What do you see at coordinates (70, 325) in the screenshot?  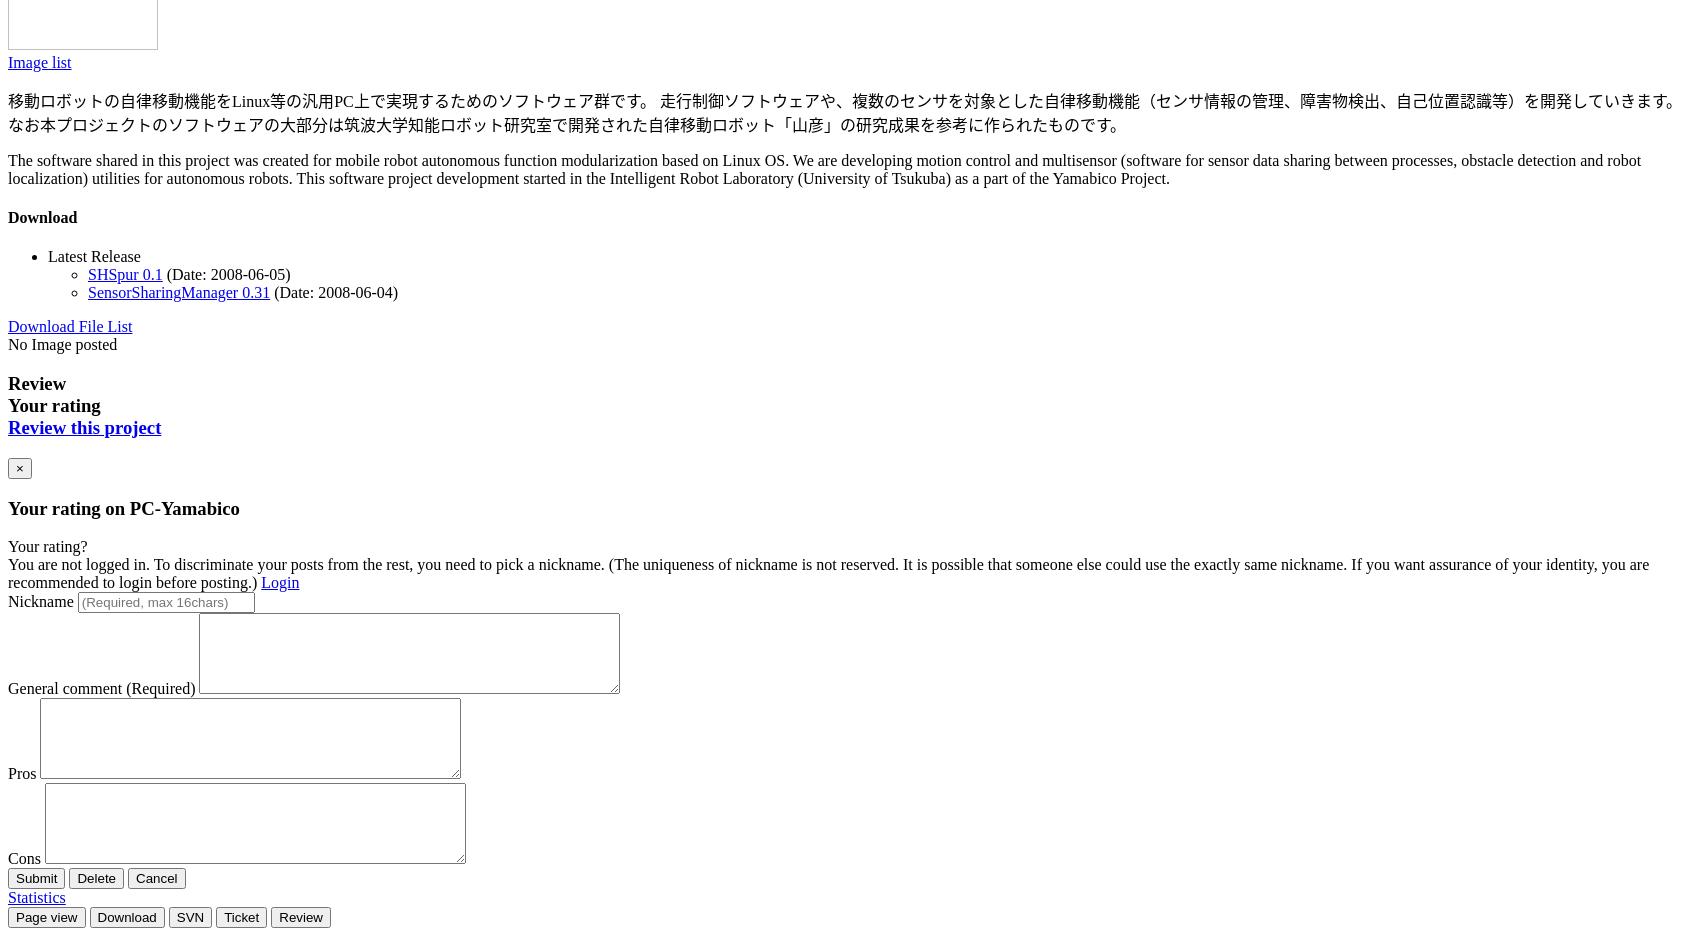 I see `'Download File List'` at bounding box center [70, 325].